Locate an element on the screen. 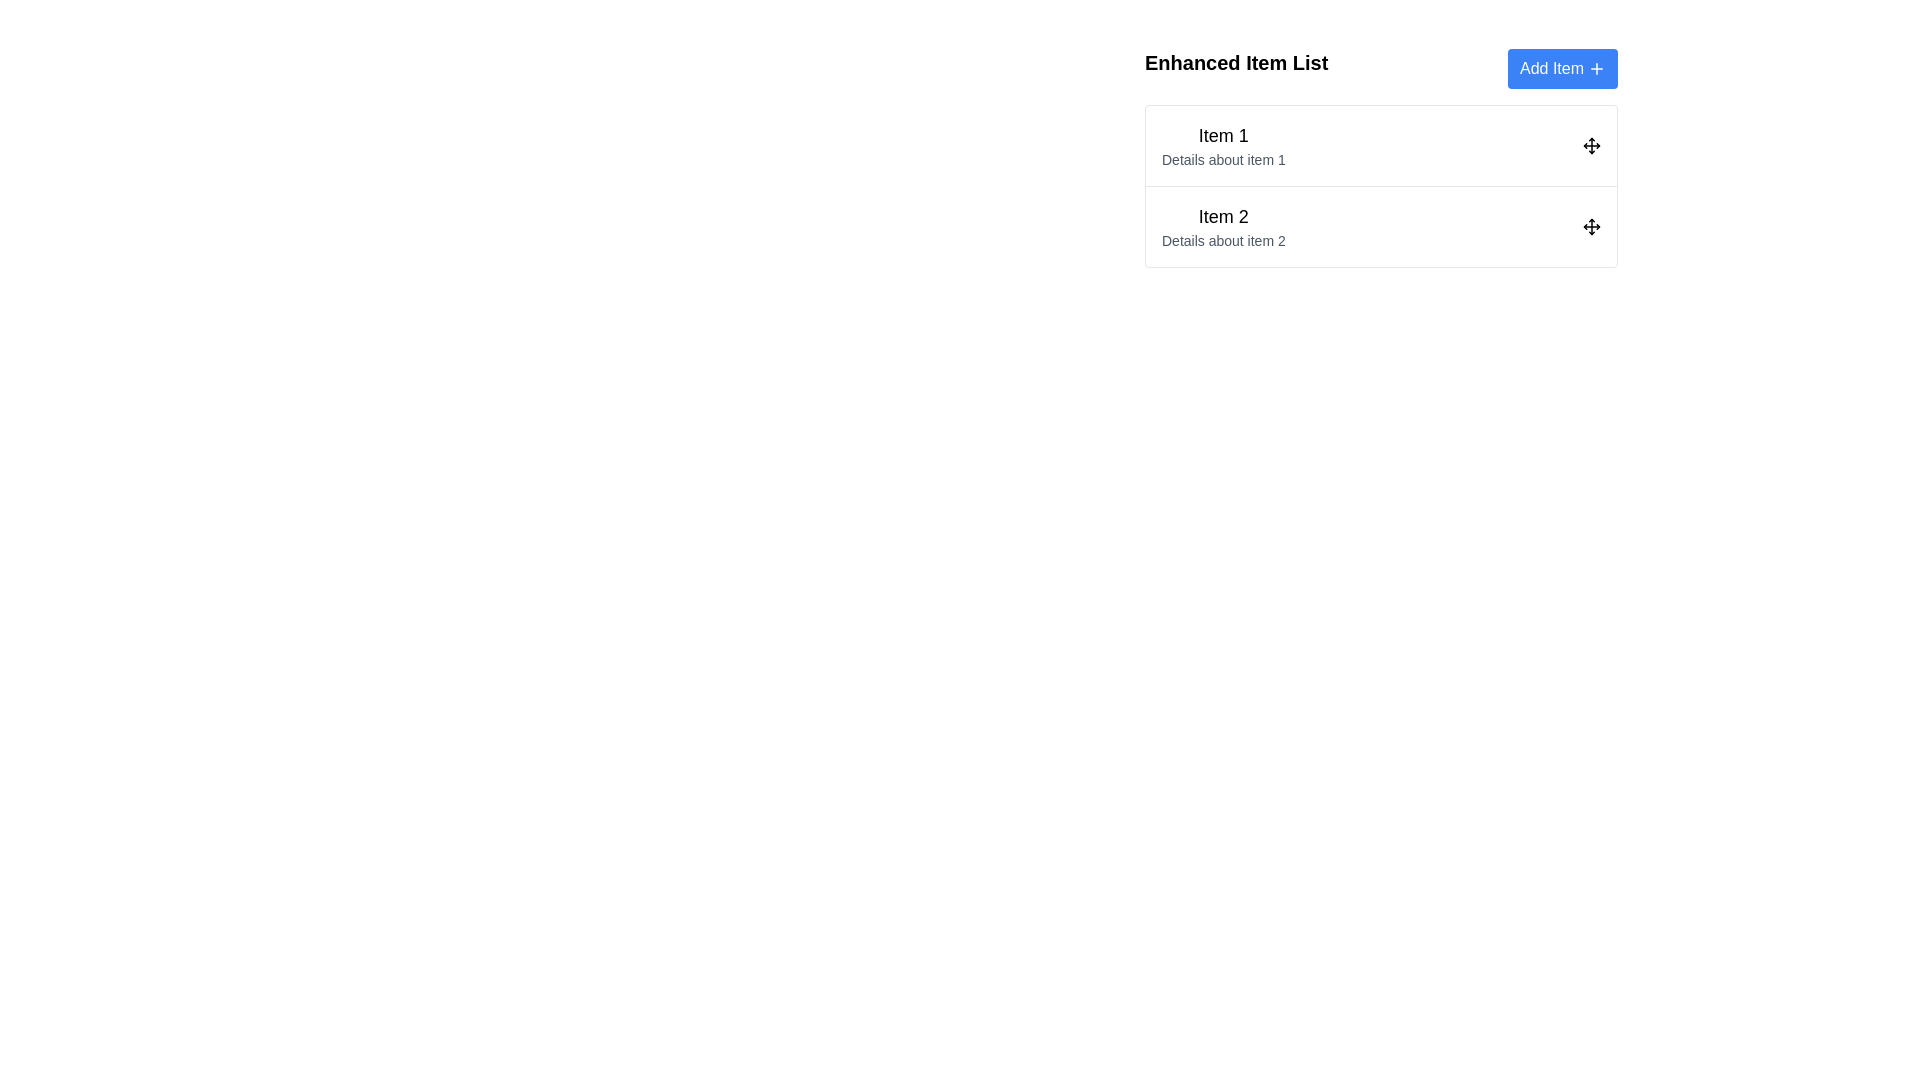 This screenshot has height=1080, width=1920. text content of the text block displaying 'Details about item 1', located below the main title 'Item 1' in the first item card is located at coordinates (1222, 158).